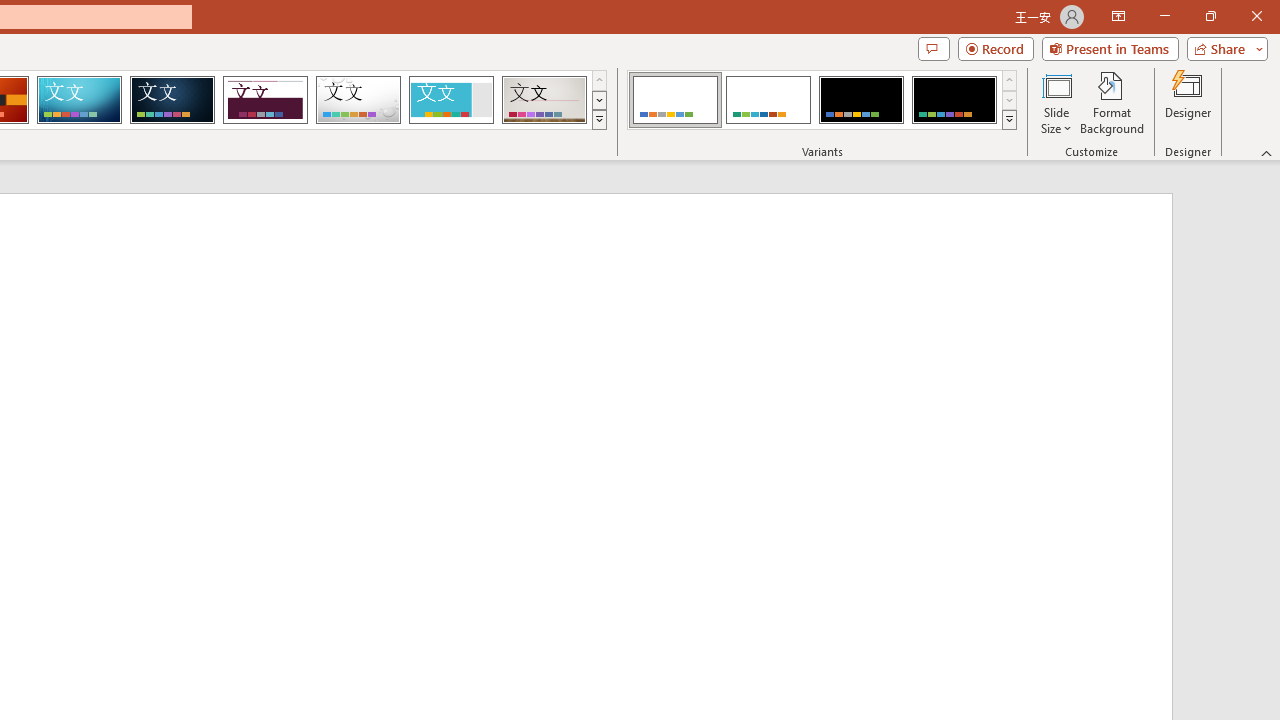  What do you see at coordinates (767, 100) in the screenshot?
I see `'Office Theme Variant 2'` at bounding box center [767, 100].